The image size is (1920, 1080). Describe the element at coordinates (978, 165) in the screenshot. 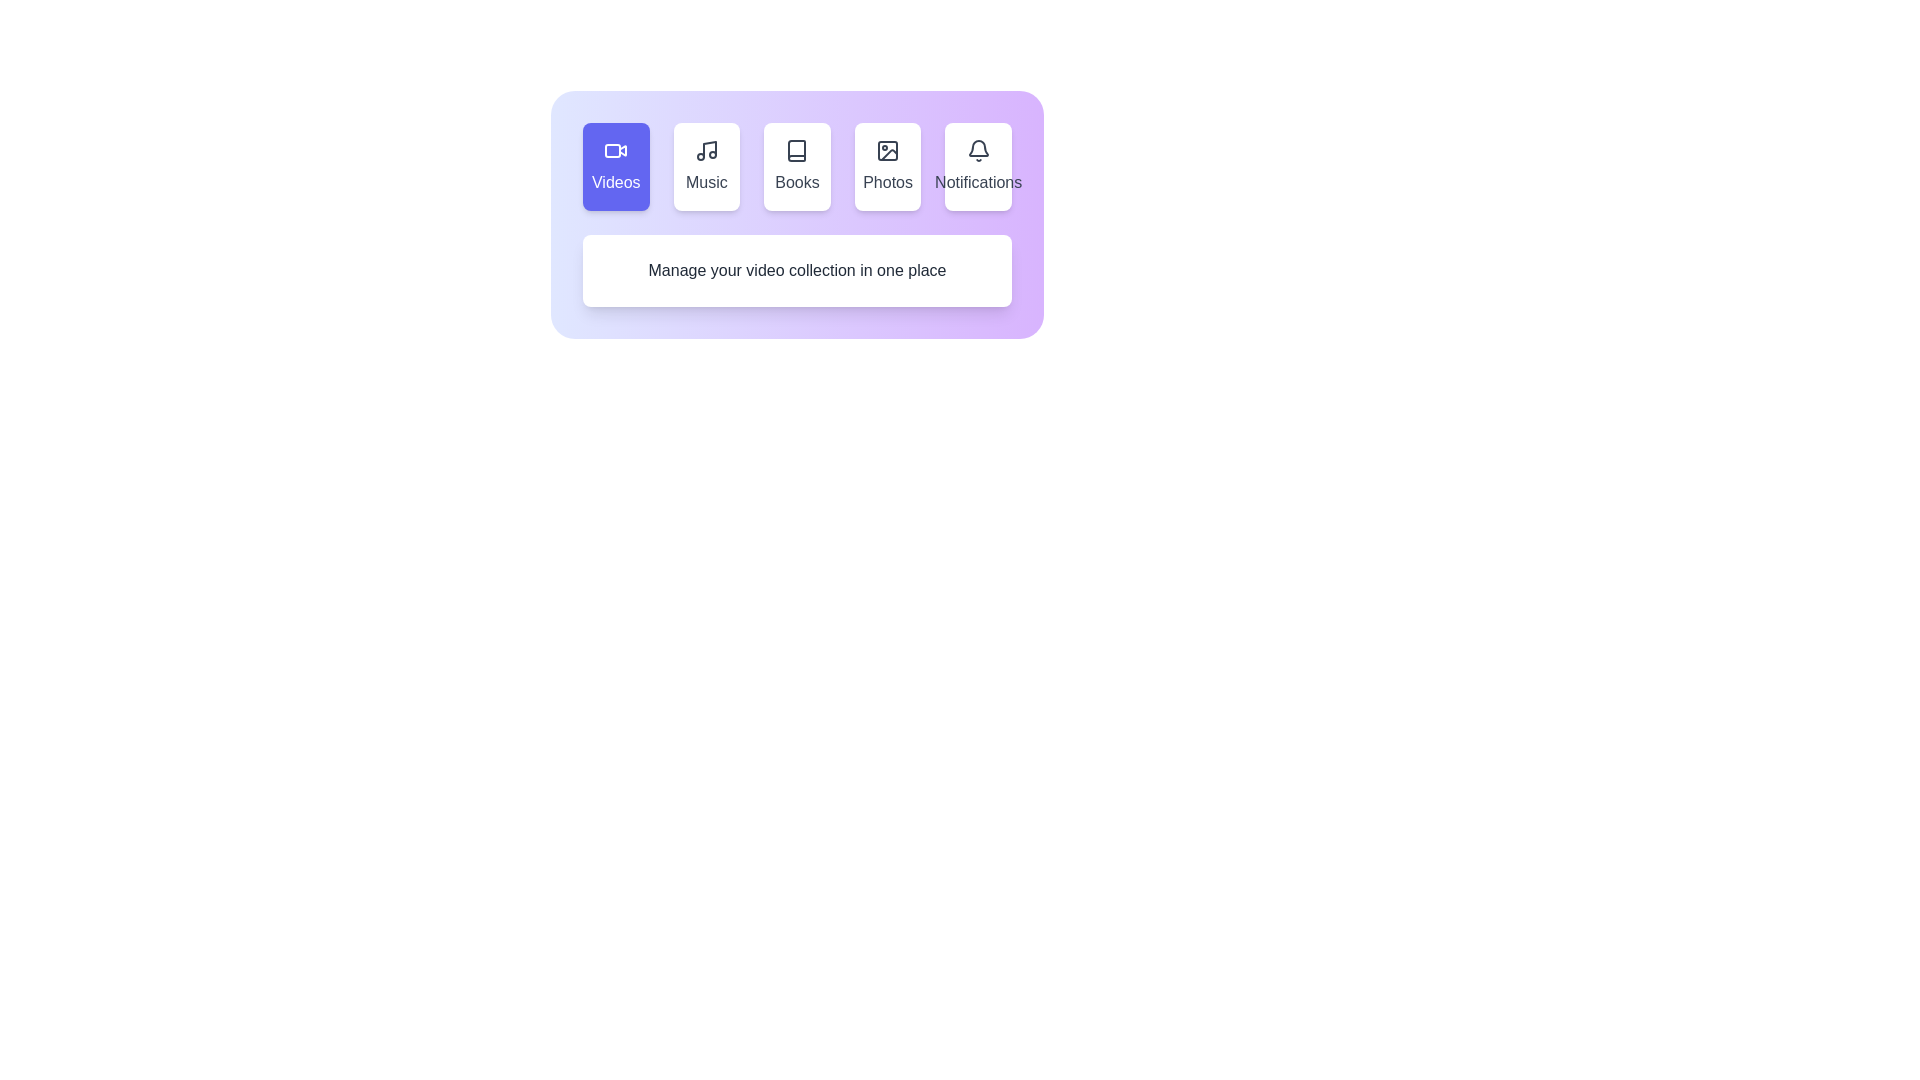

I see `the tab labeled Notifications to switch to it` at that location.